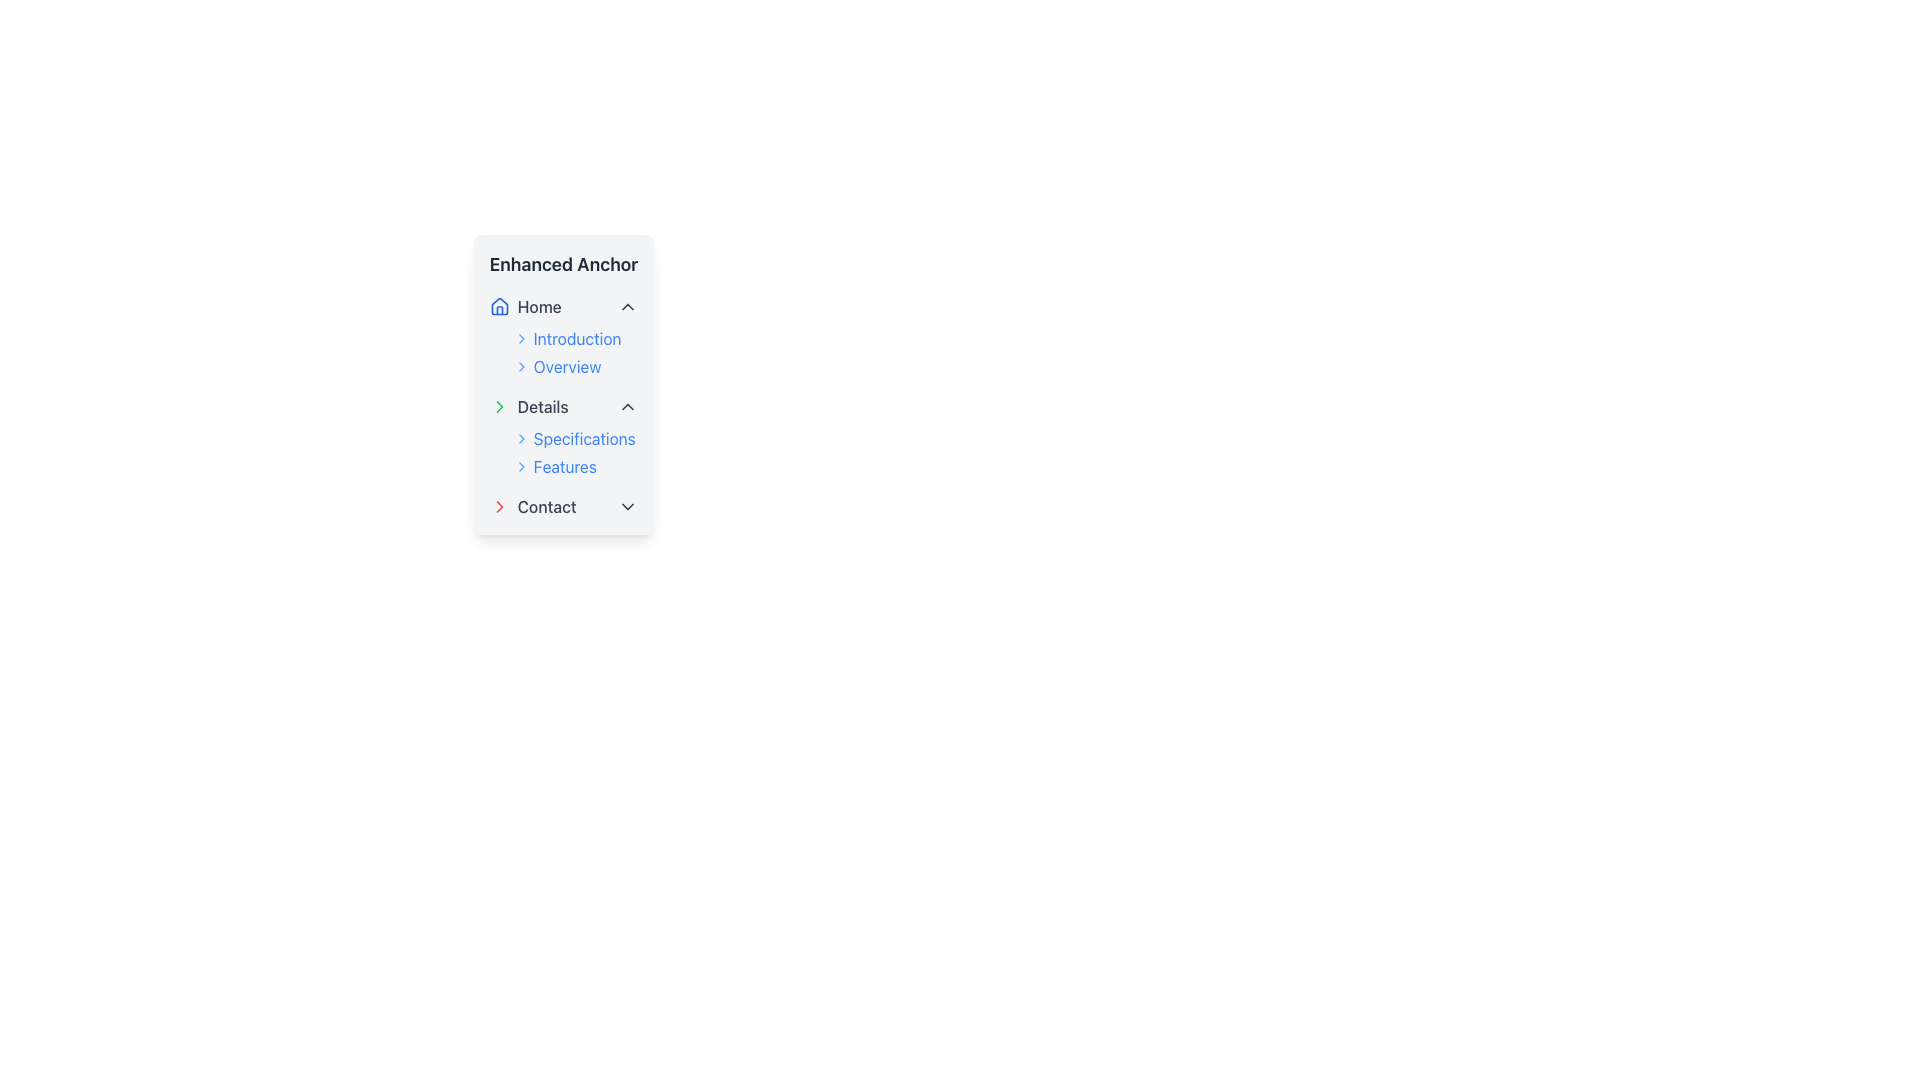 The image size is (1920, 1080). Describe the element at coordinates (499, 505) in the screenshot. I see `the chevron icon pointing right located to the left of the text 'Contact' in the sidebar` at that location.